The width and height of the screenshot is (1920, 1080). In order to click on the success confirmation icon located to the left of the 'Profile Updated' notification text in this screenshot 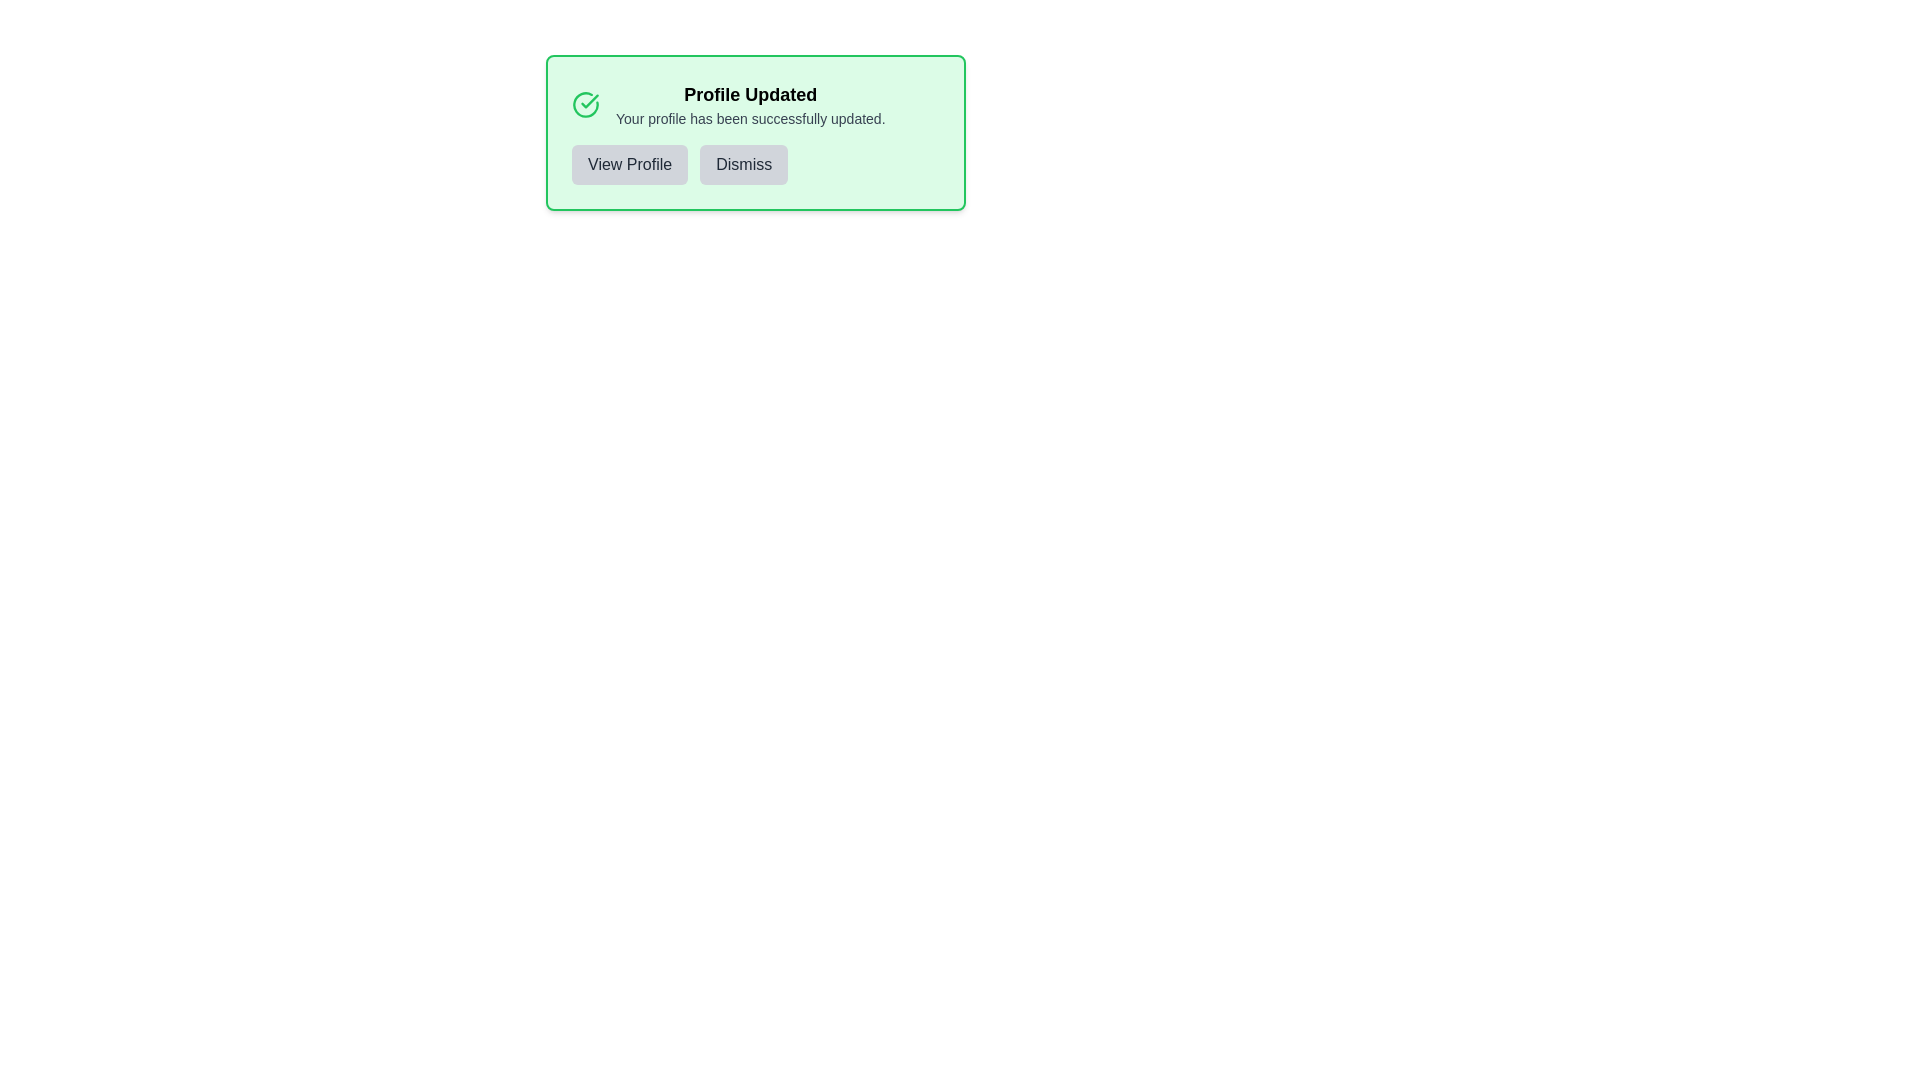, I will do `click(584, 104)`.